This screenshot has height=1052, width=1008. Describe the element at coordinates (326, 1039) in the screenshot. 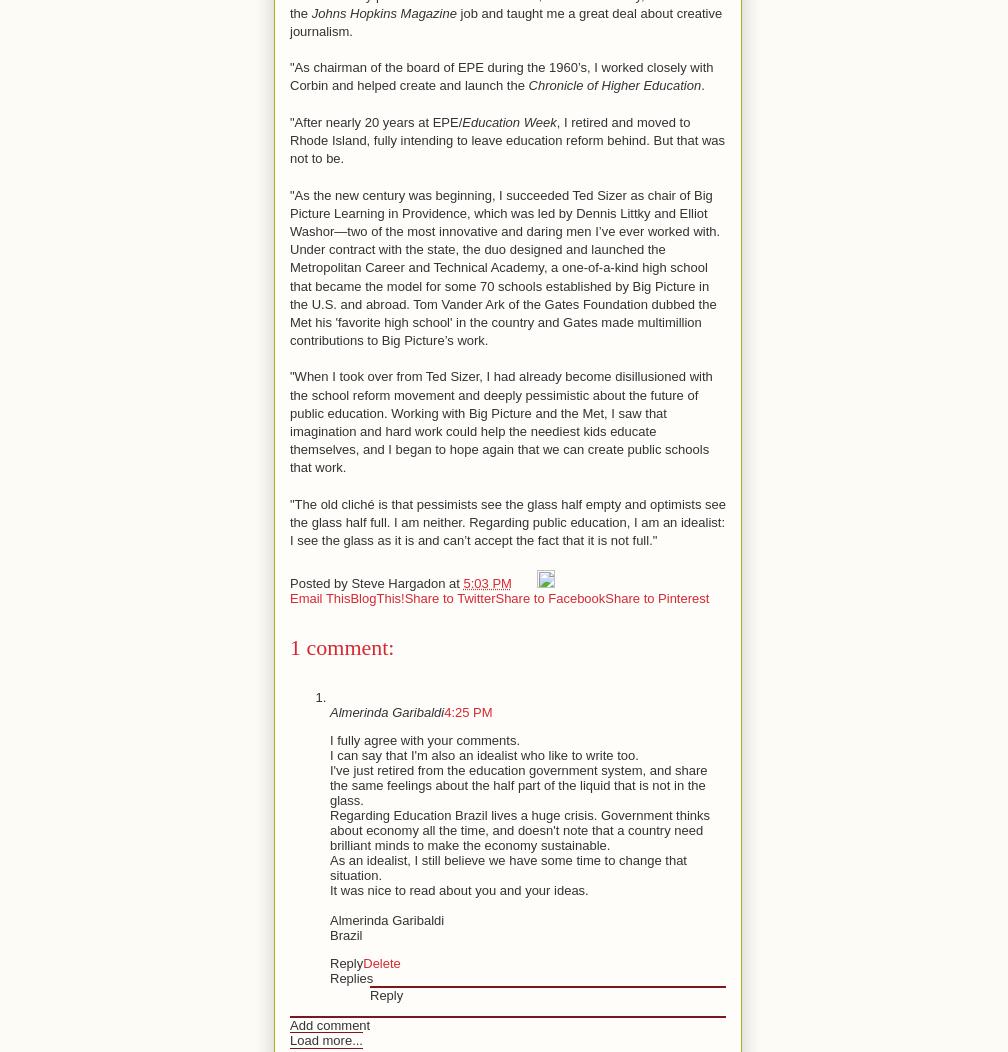

I see `'Load more...'` at that location.